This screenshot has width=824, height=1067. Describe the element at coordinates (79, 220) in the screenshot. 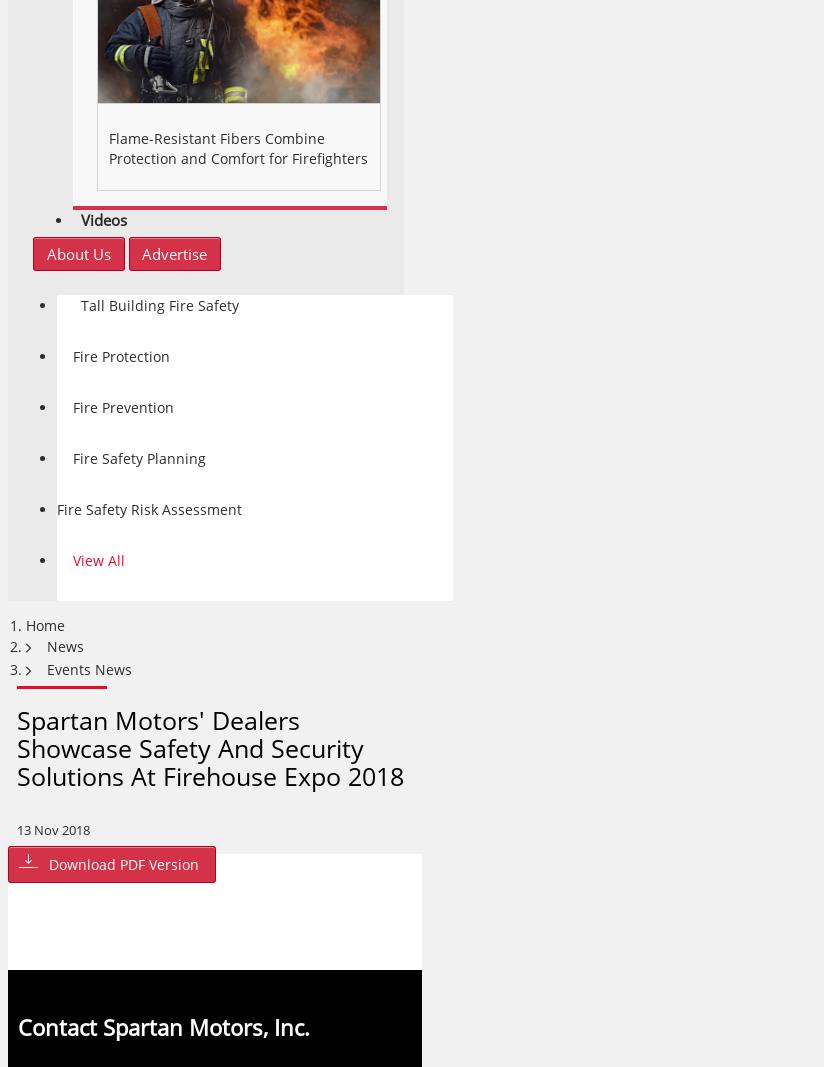

I see `'Videos'` at that location.